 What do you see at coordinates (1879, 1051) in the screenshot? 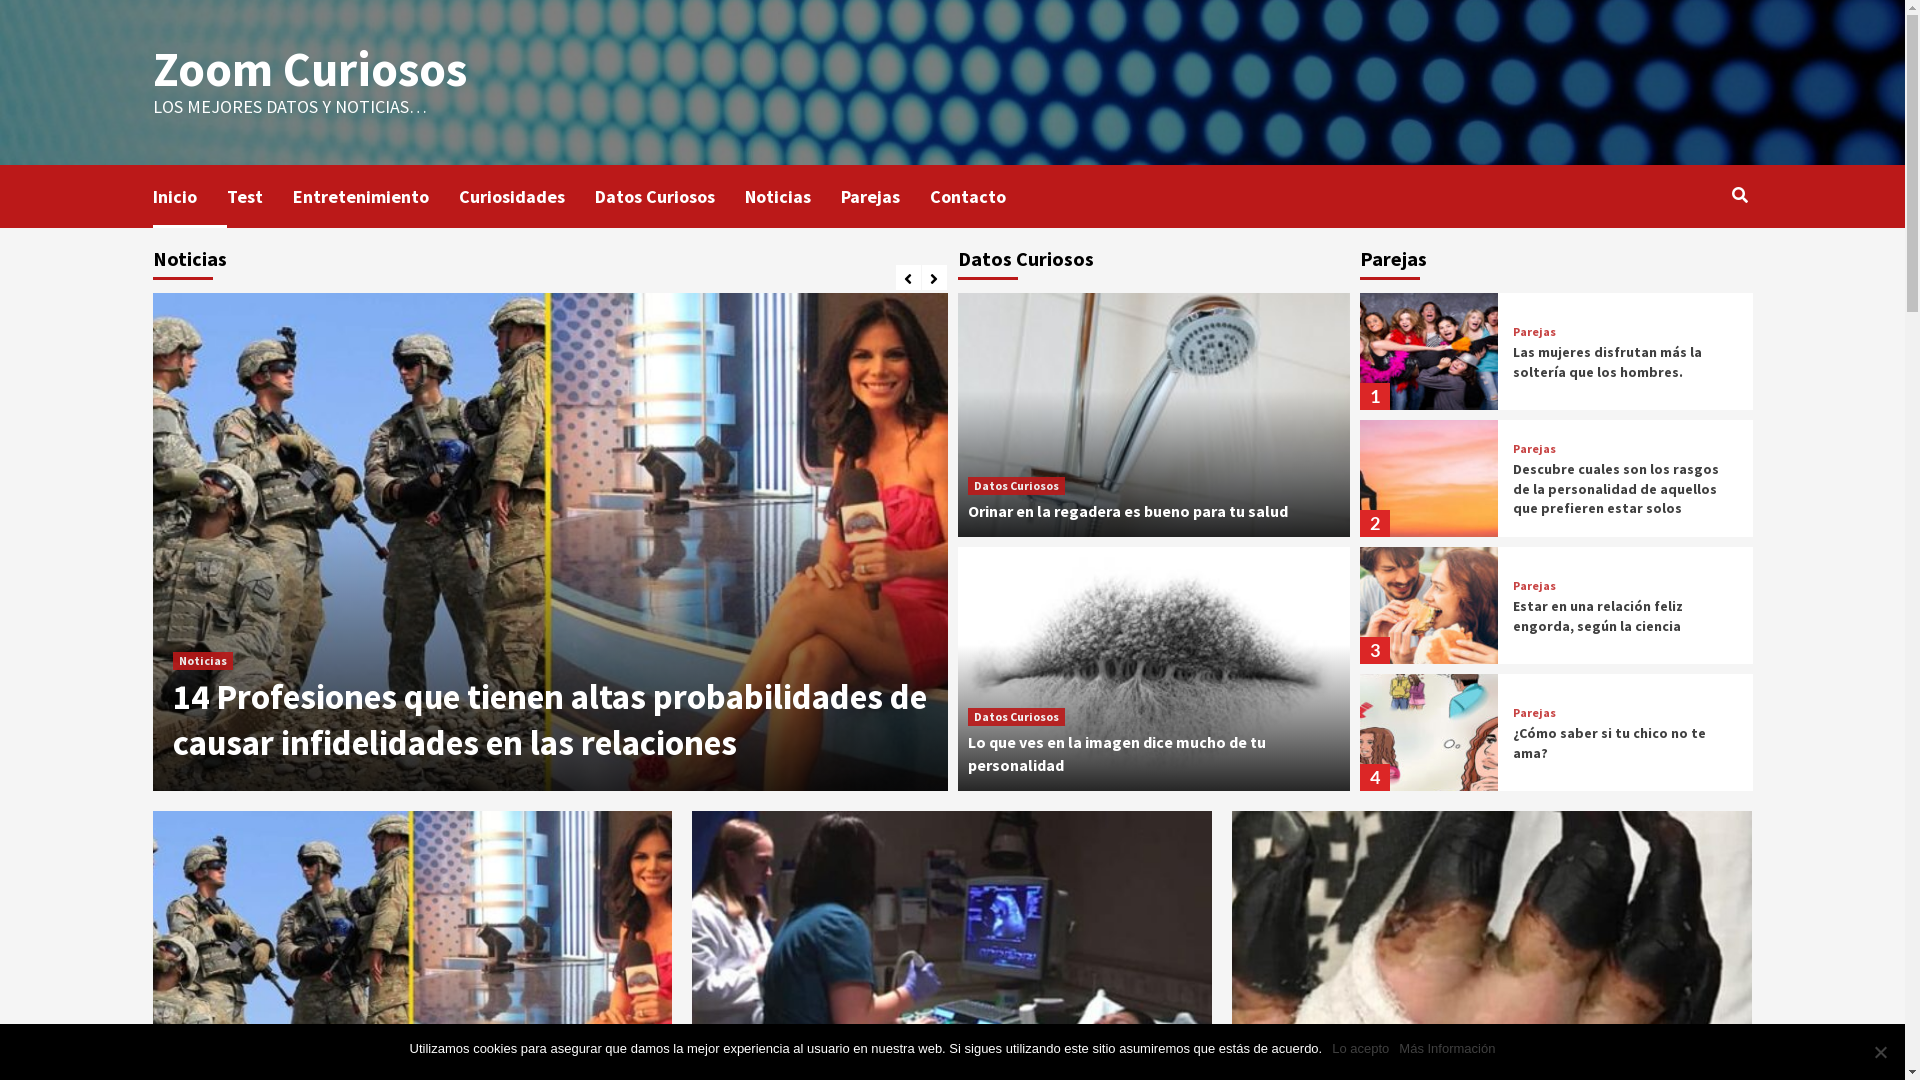
I see `'No'` at bounding box center [1879, 1051].